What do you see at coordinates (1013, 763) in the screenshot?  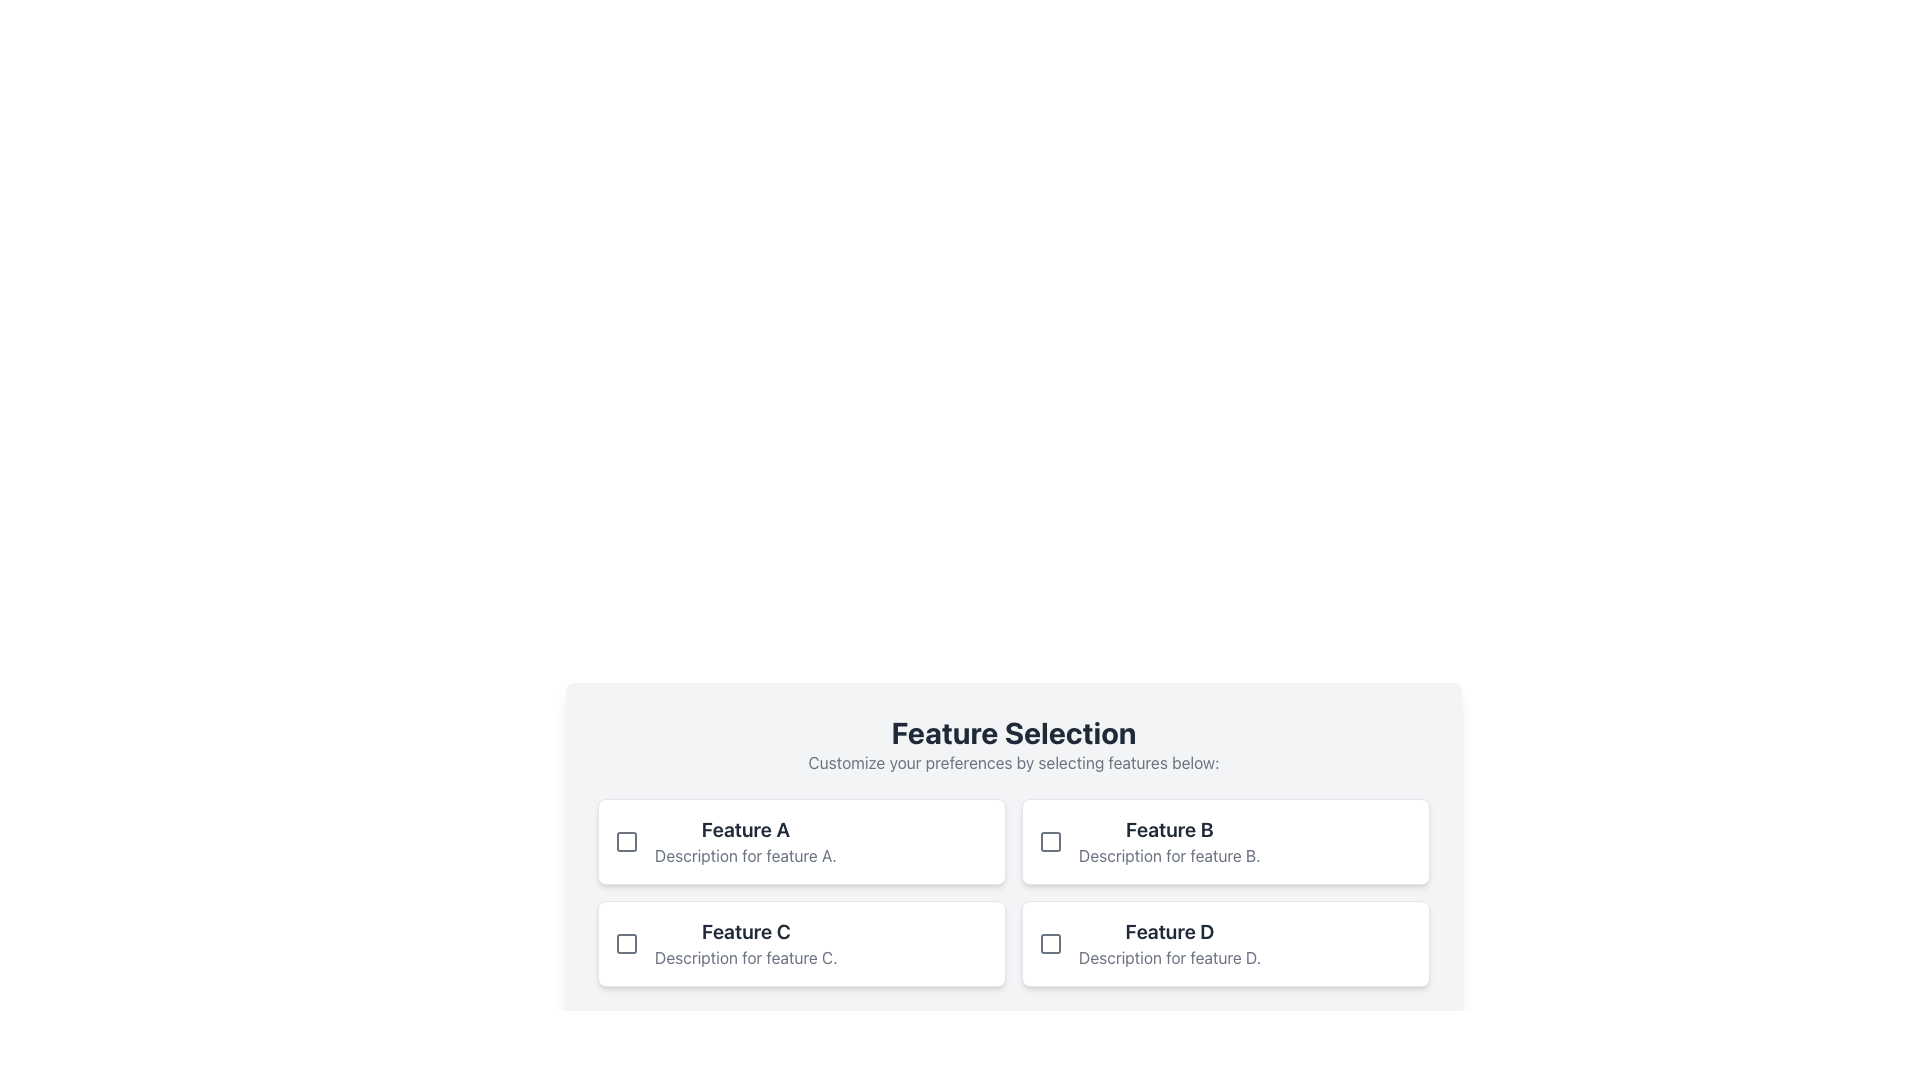 I see `the static text description that provides guidance on how to interact with the features listed below, positioned beneath the main title 'Feature Selection'` at bounding box center [1013, 763].